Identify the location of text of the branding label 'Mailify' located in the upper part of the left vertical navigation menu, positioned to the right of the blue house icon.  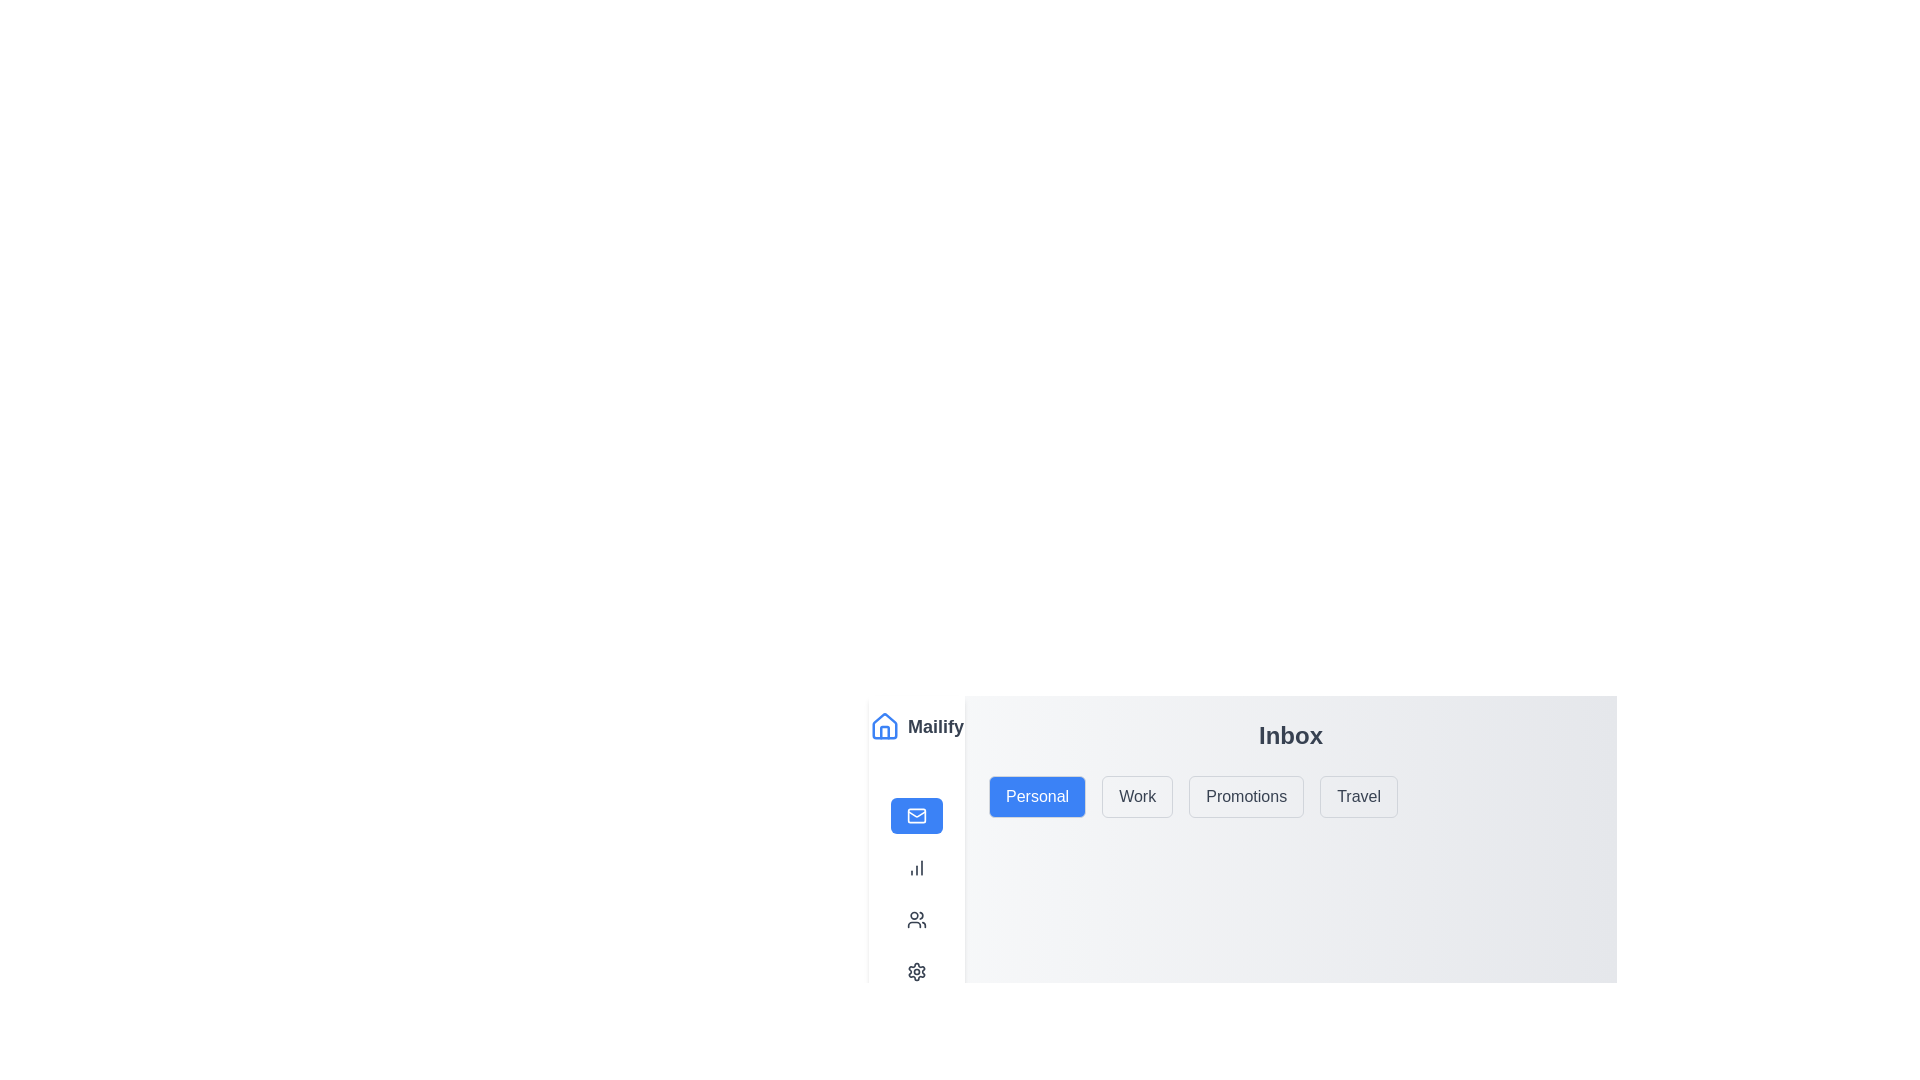
(935, 726).